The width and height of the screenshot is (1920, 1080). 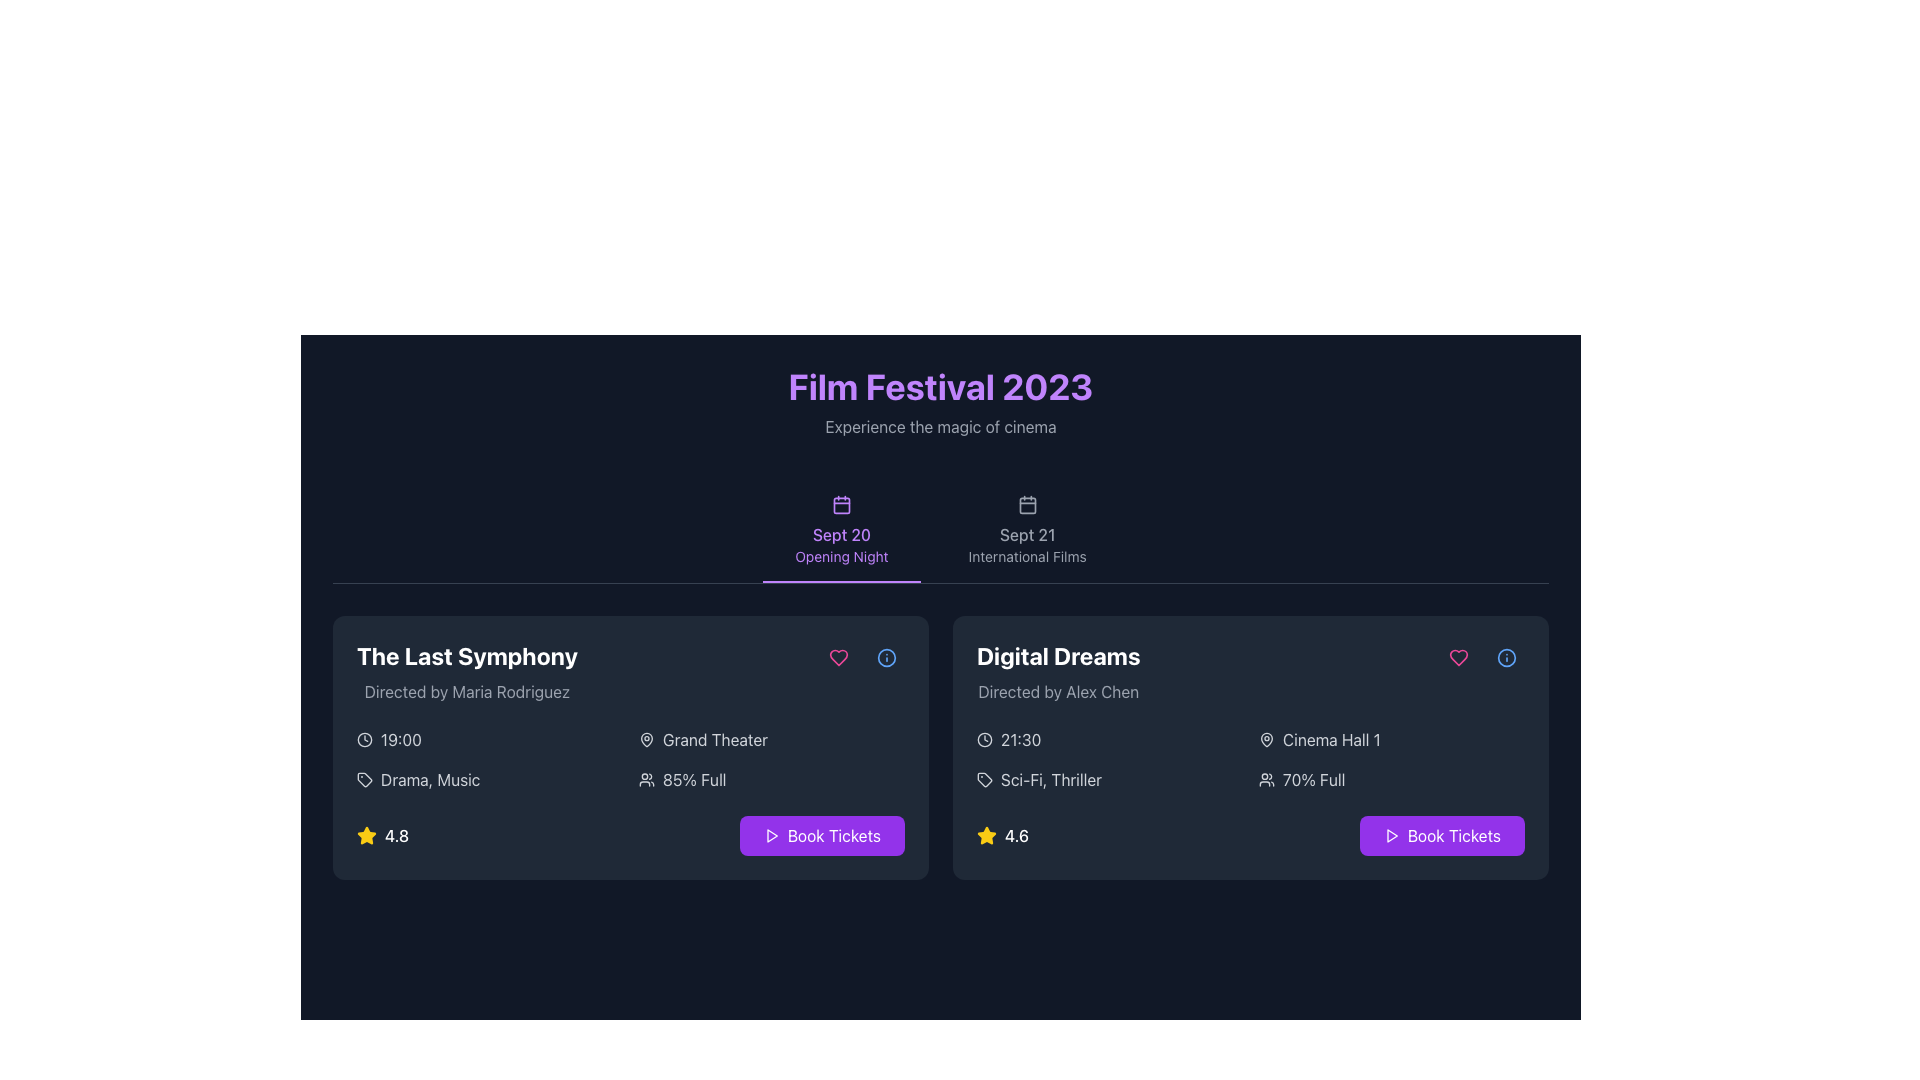 What do you see at coordinates (984, 740) in the screenshot?
I see `the small clock icon located within the 'Digital Dreams' card under the '21:30' time text` at bounding box center [984, 740].